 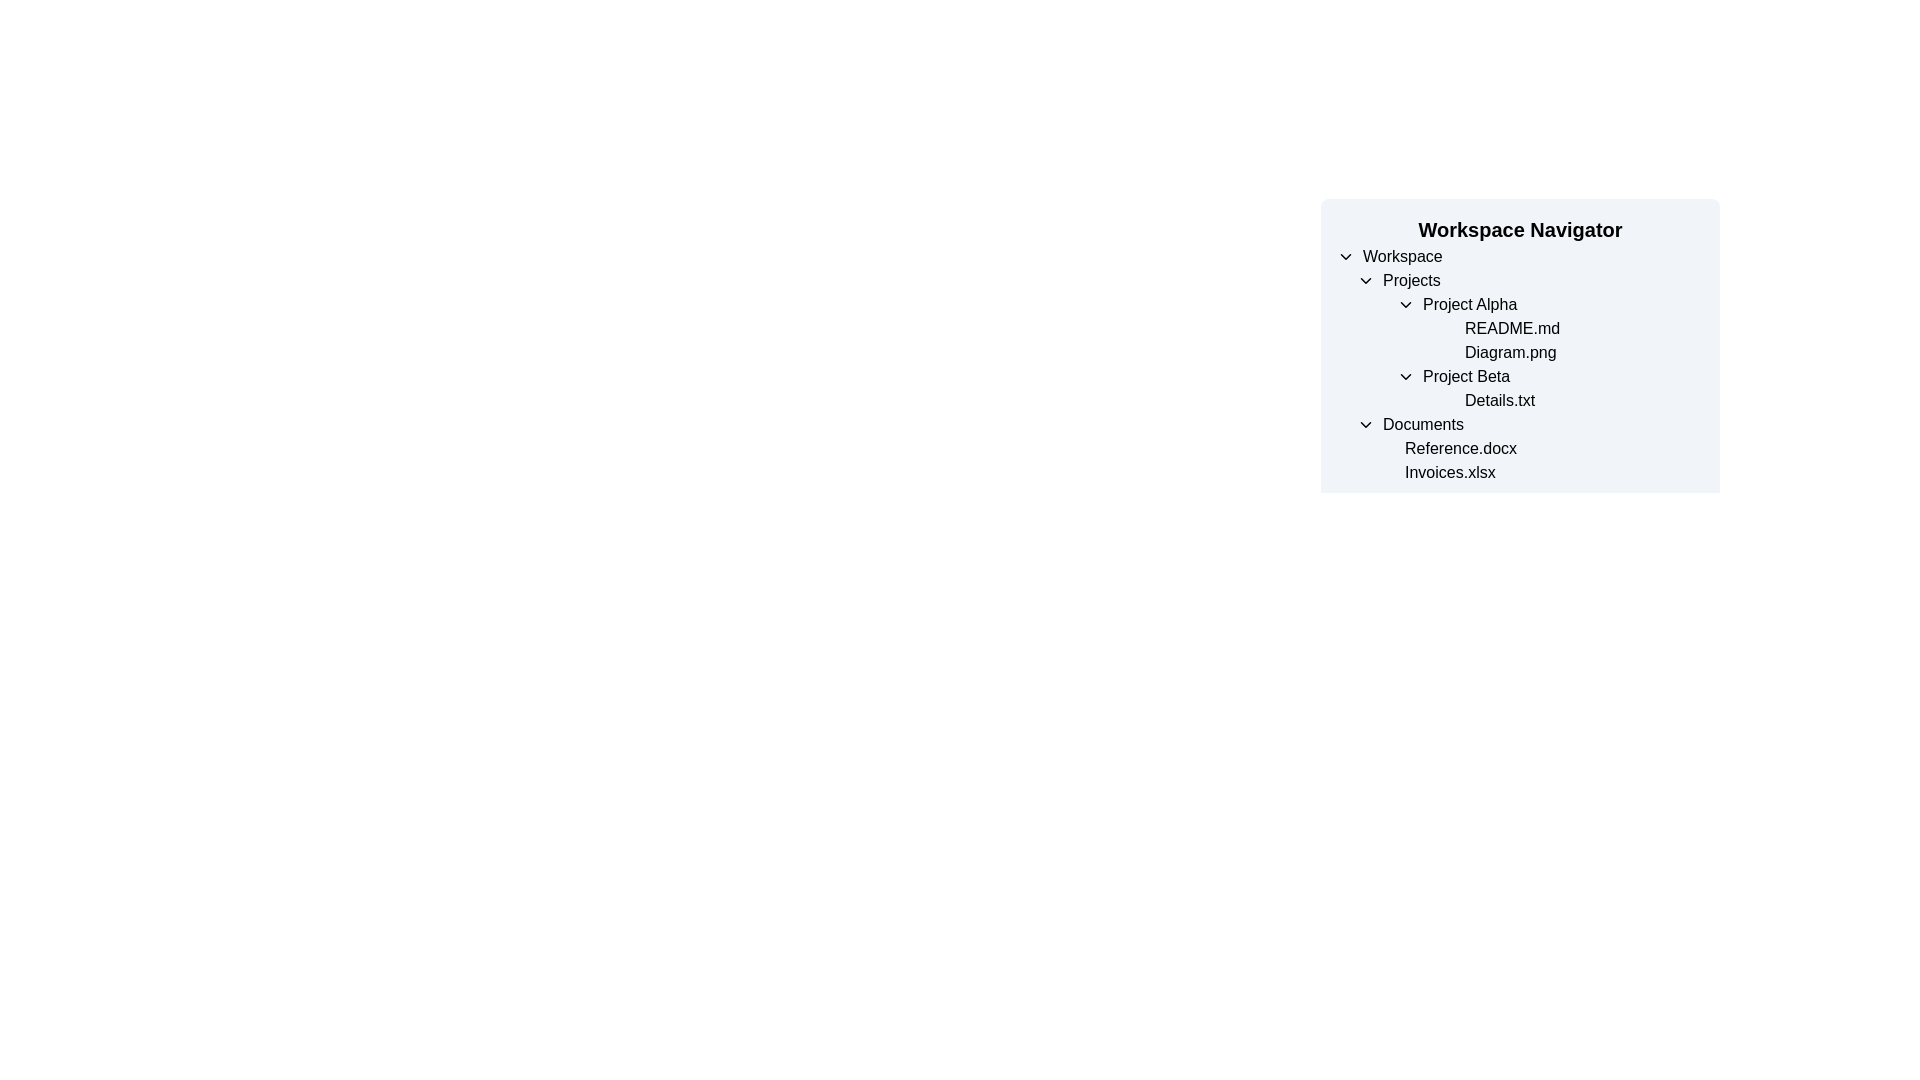 I want to click on the 'Project Beta' text label, which is styled in black and positioned under the 'Projects' section of the 'Workspace Navigator', so click(x=1466, y=377).